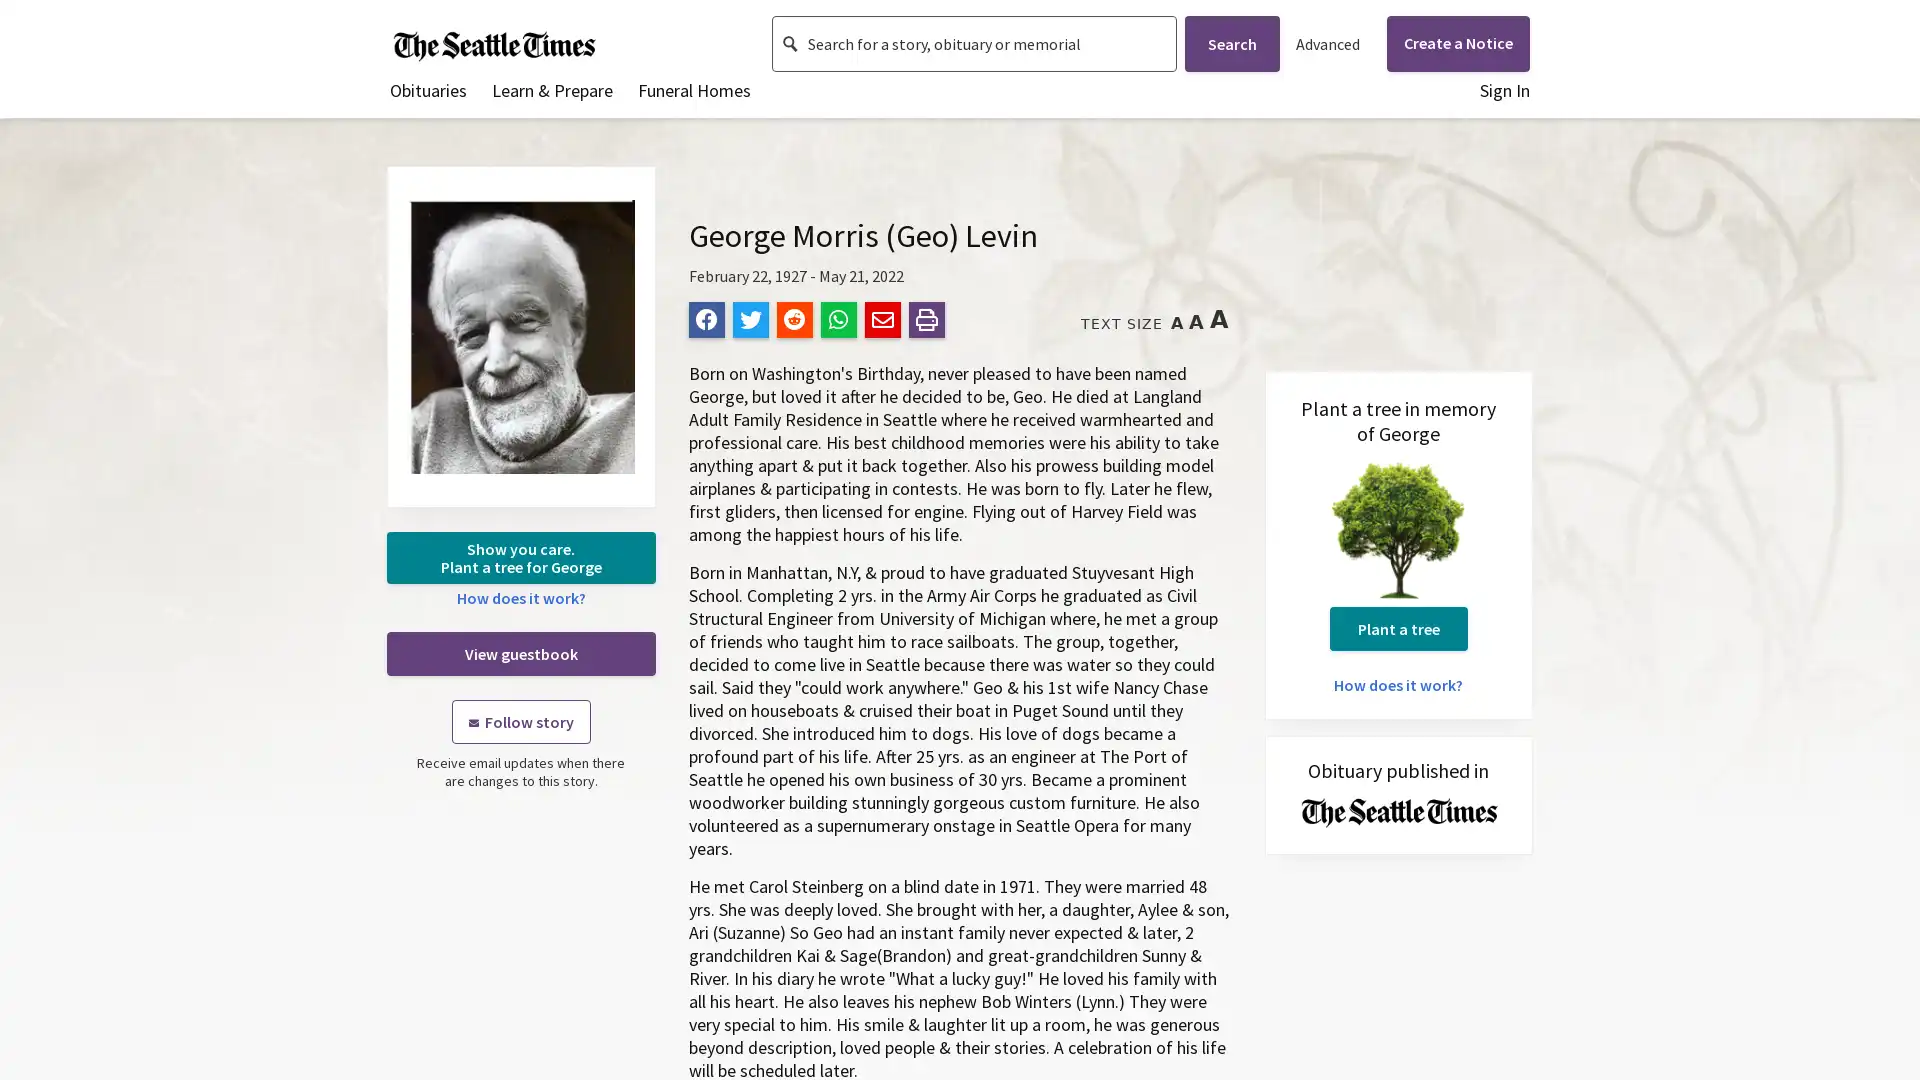 This screenshot has width=1920, height=1080. What do you see at coordinates (748, 319) in the screenshot?
I see `Twitter - Opens a new Window` at bounding box center [748, 319].